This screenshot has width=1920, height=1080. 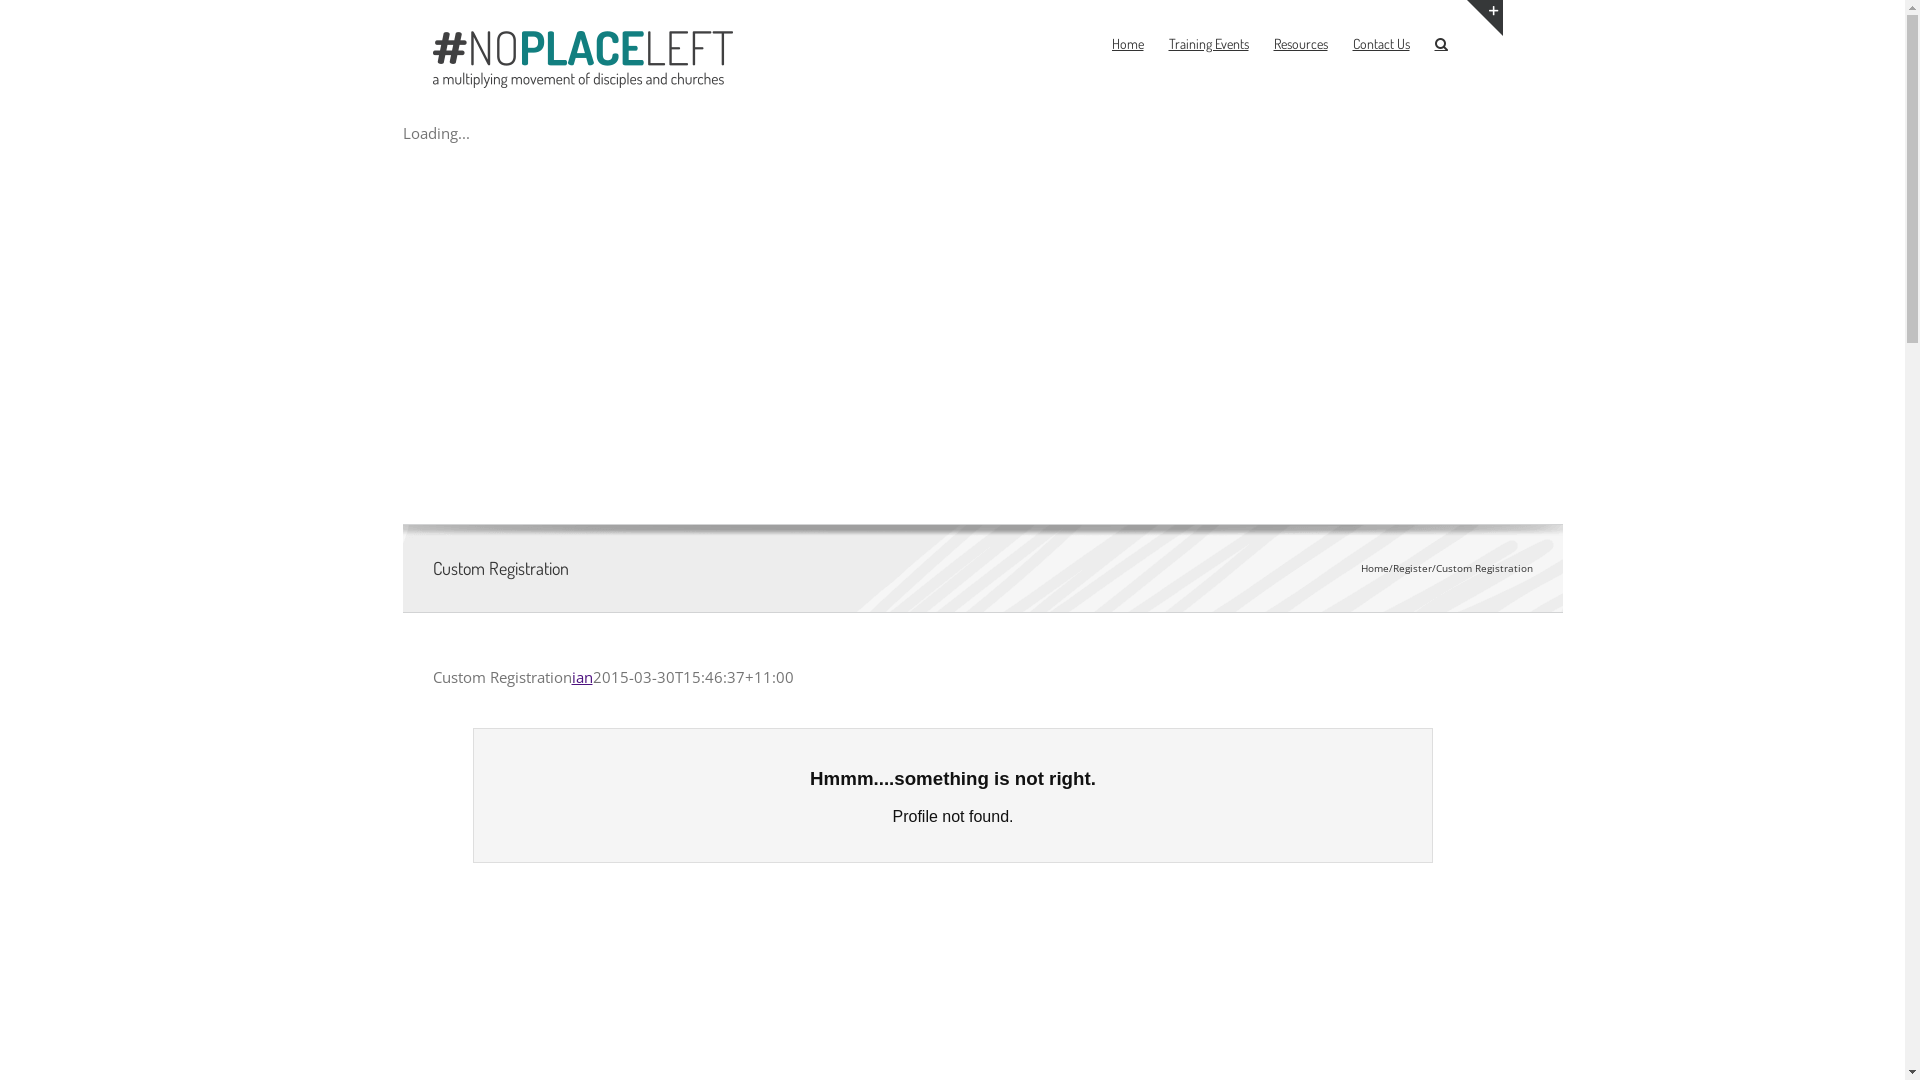 What do you see at coordinates (1128, 42) in the screenshot?
I see `'Home'` at bounding box center [1128, 42].